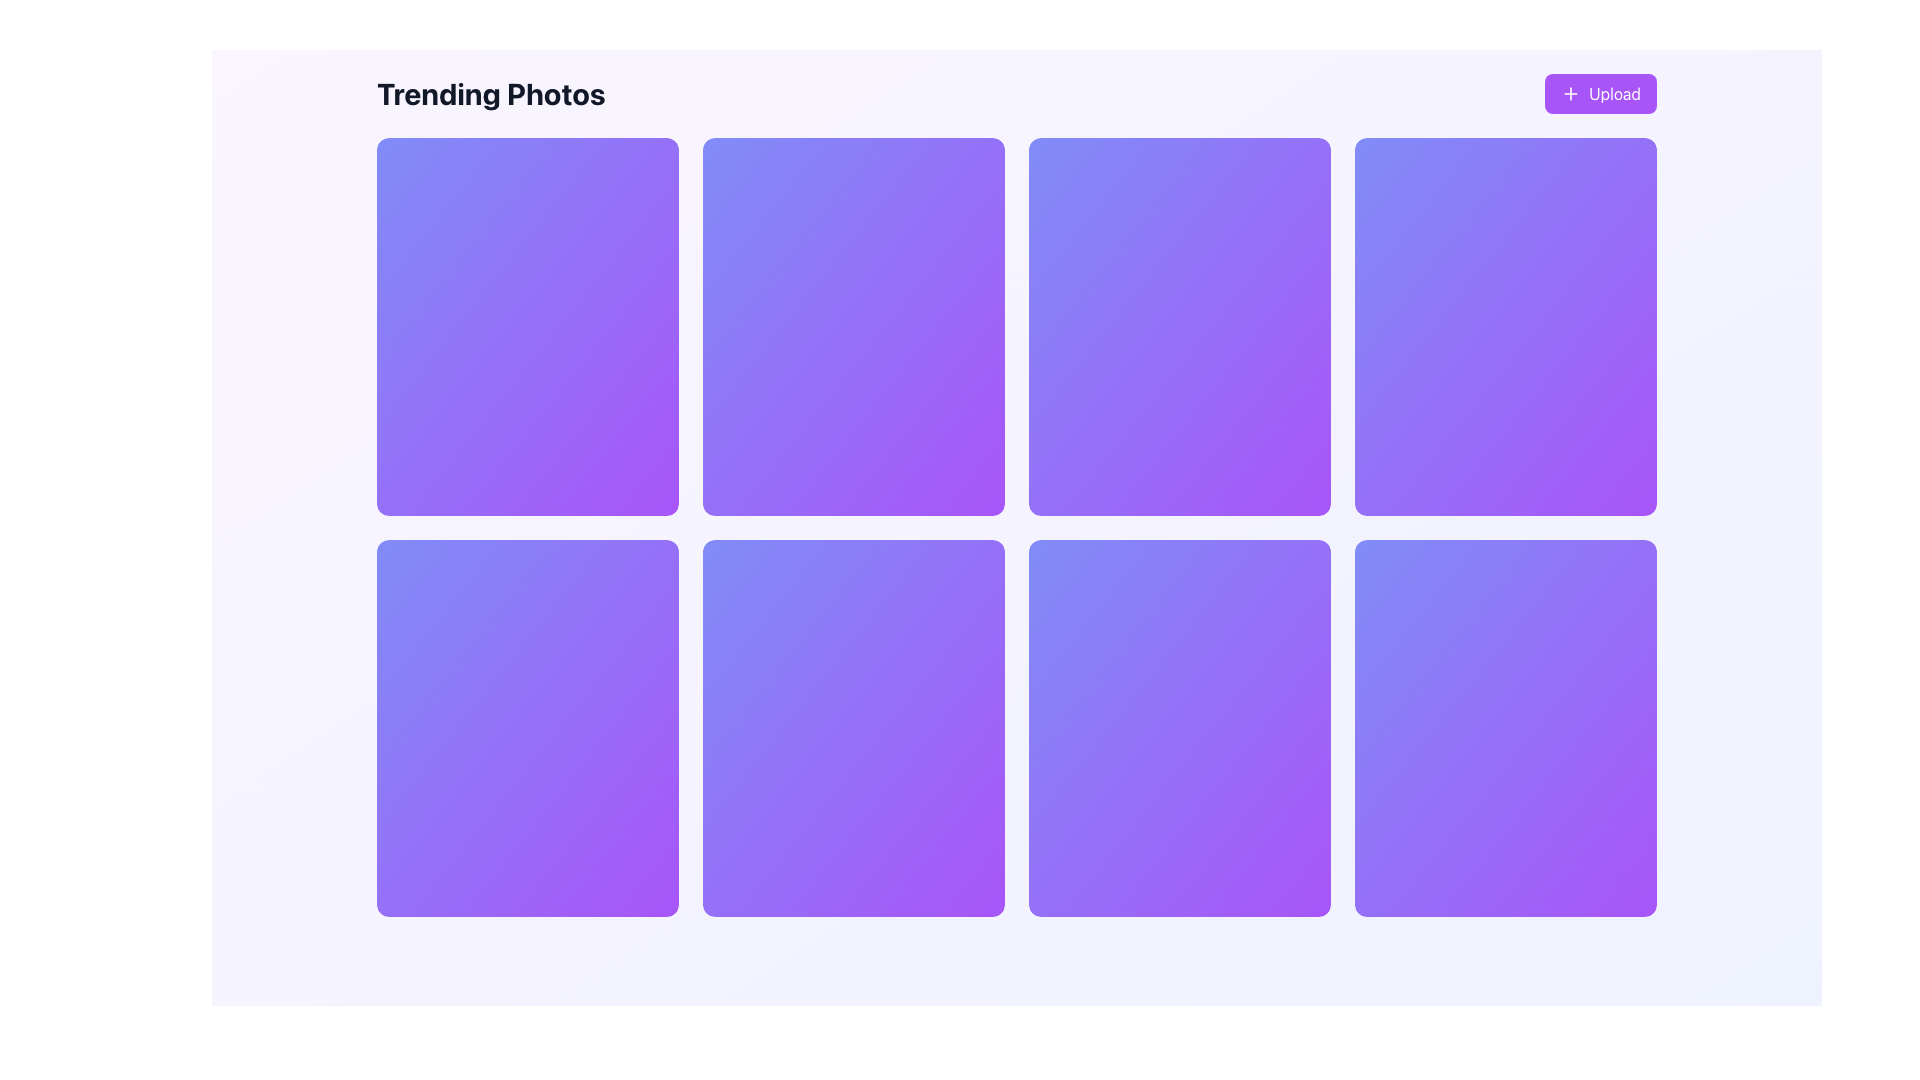 Image resolution: width=1920 pixels, height=1080 pixels. What do you see at coordinates (1615, 93) in the screenshot?
I see `text label displaying 'Upload' in white color, which is centrally positioned within a purple button with rounded corners, located at the top-right corner of the interface` at bounding box center [1615, 93].